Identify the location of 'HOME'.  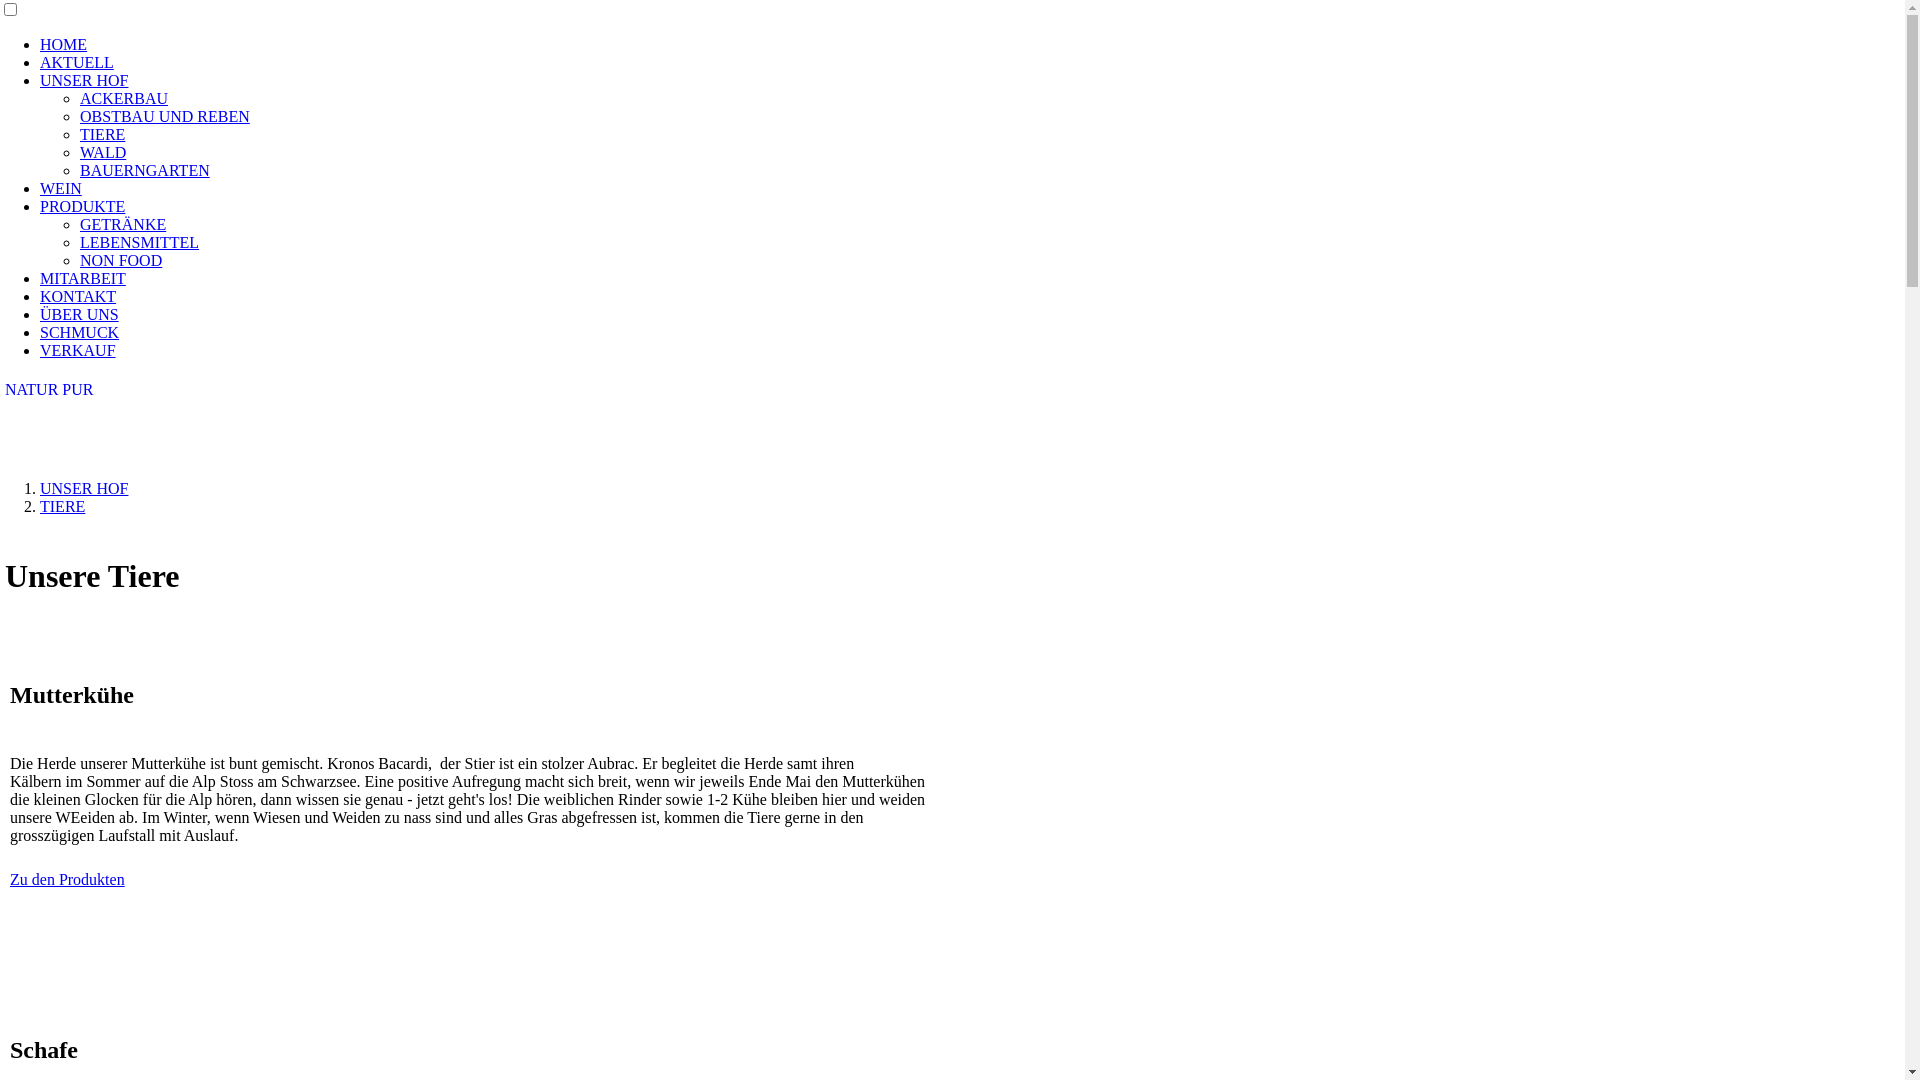
(63, 44).